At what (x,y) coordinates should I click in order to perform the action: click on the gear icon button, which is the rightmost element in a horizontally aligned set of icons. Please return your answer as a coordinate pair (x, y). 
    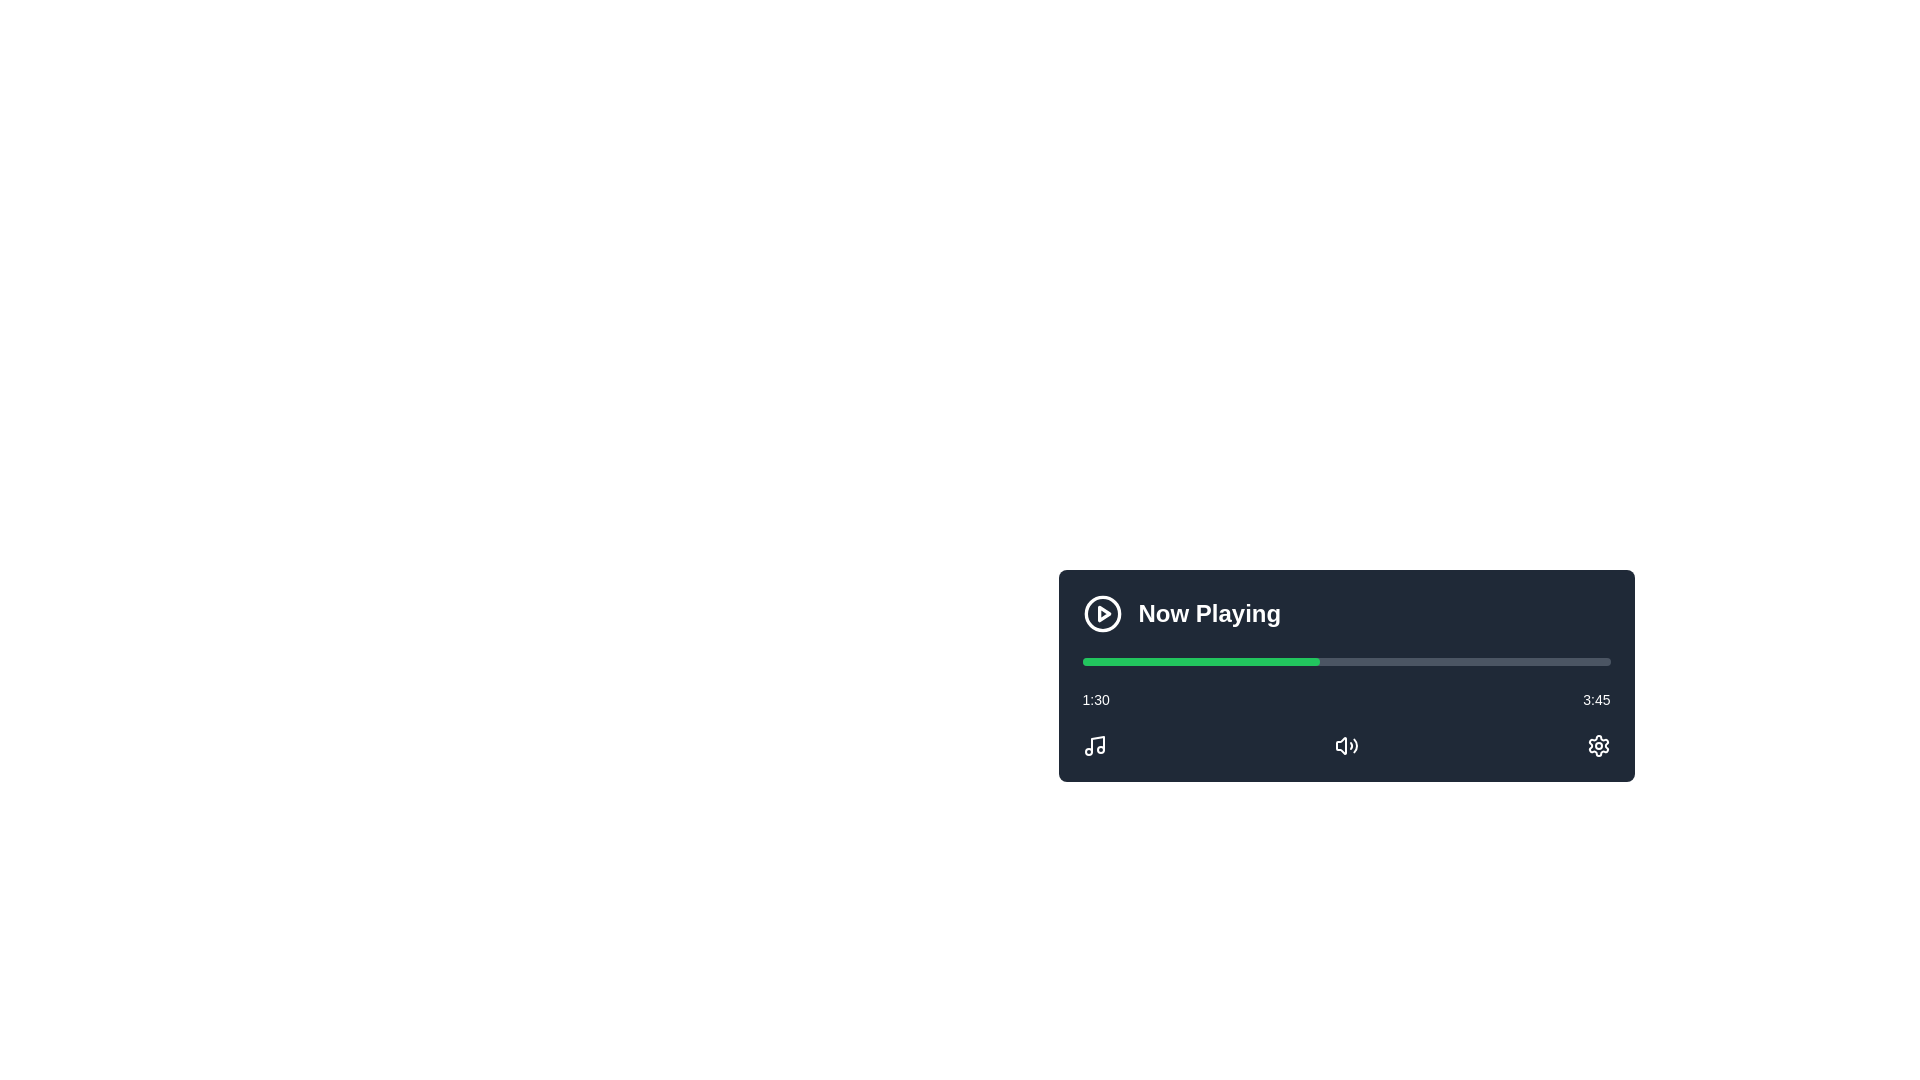
    Looking at the image, I should click on (1597, 745).